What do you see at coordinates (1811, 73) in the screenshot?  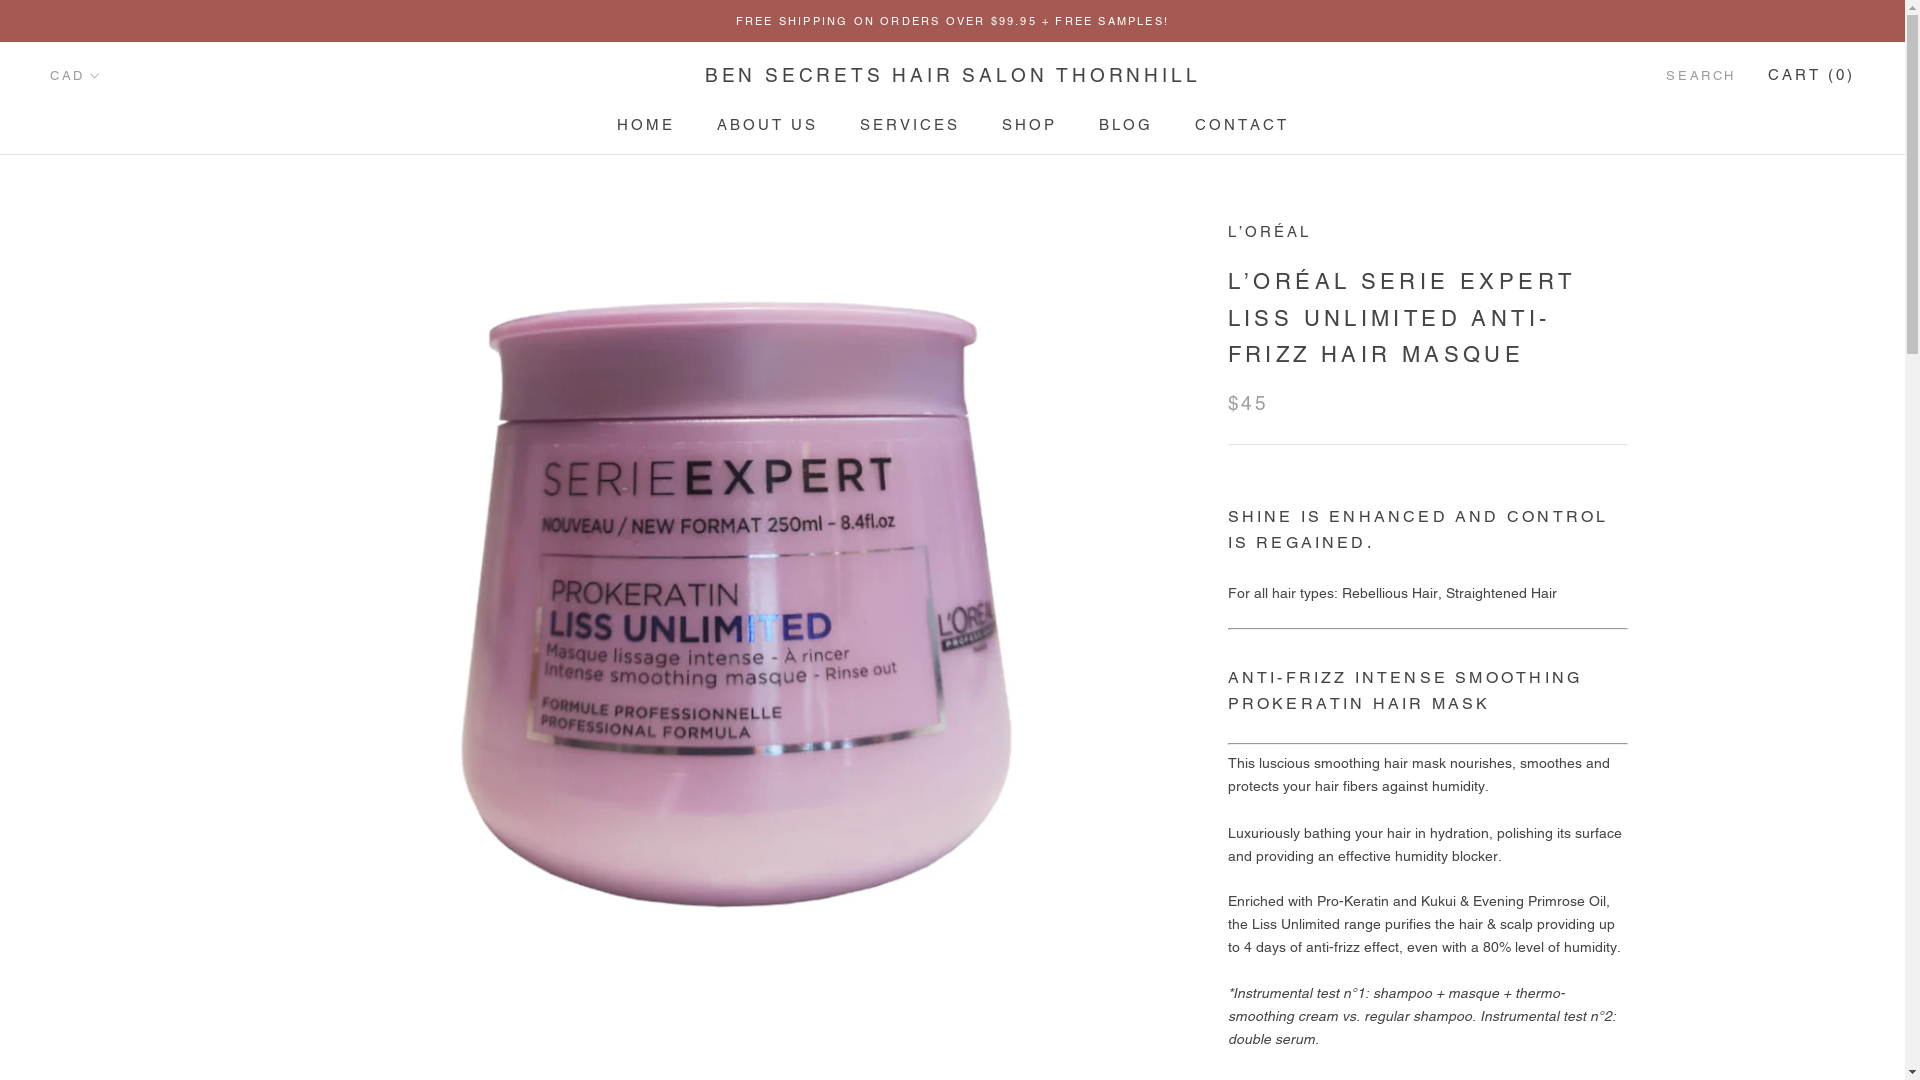 I see `'CART (0)'` at bounding box center [1811, 73].